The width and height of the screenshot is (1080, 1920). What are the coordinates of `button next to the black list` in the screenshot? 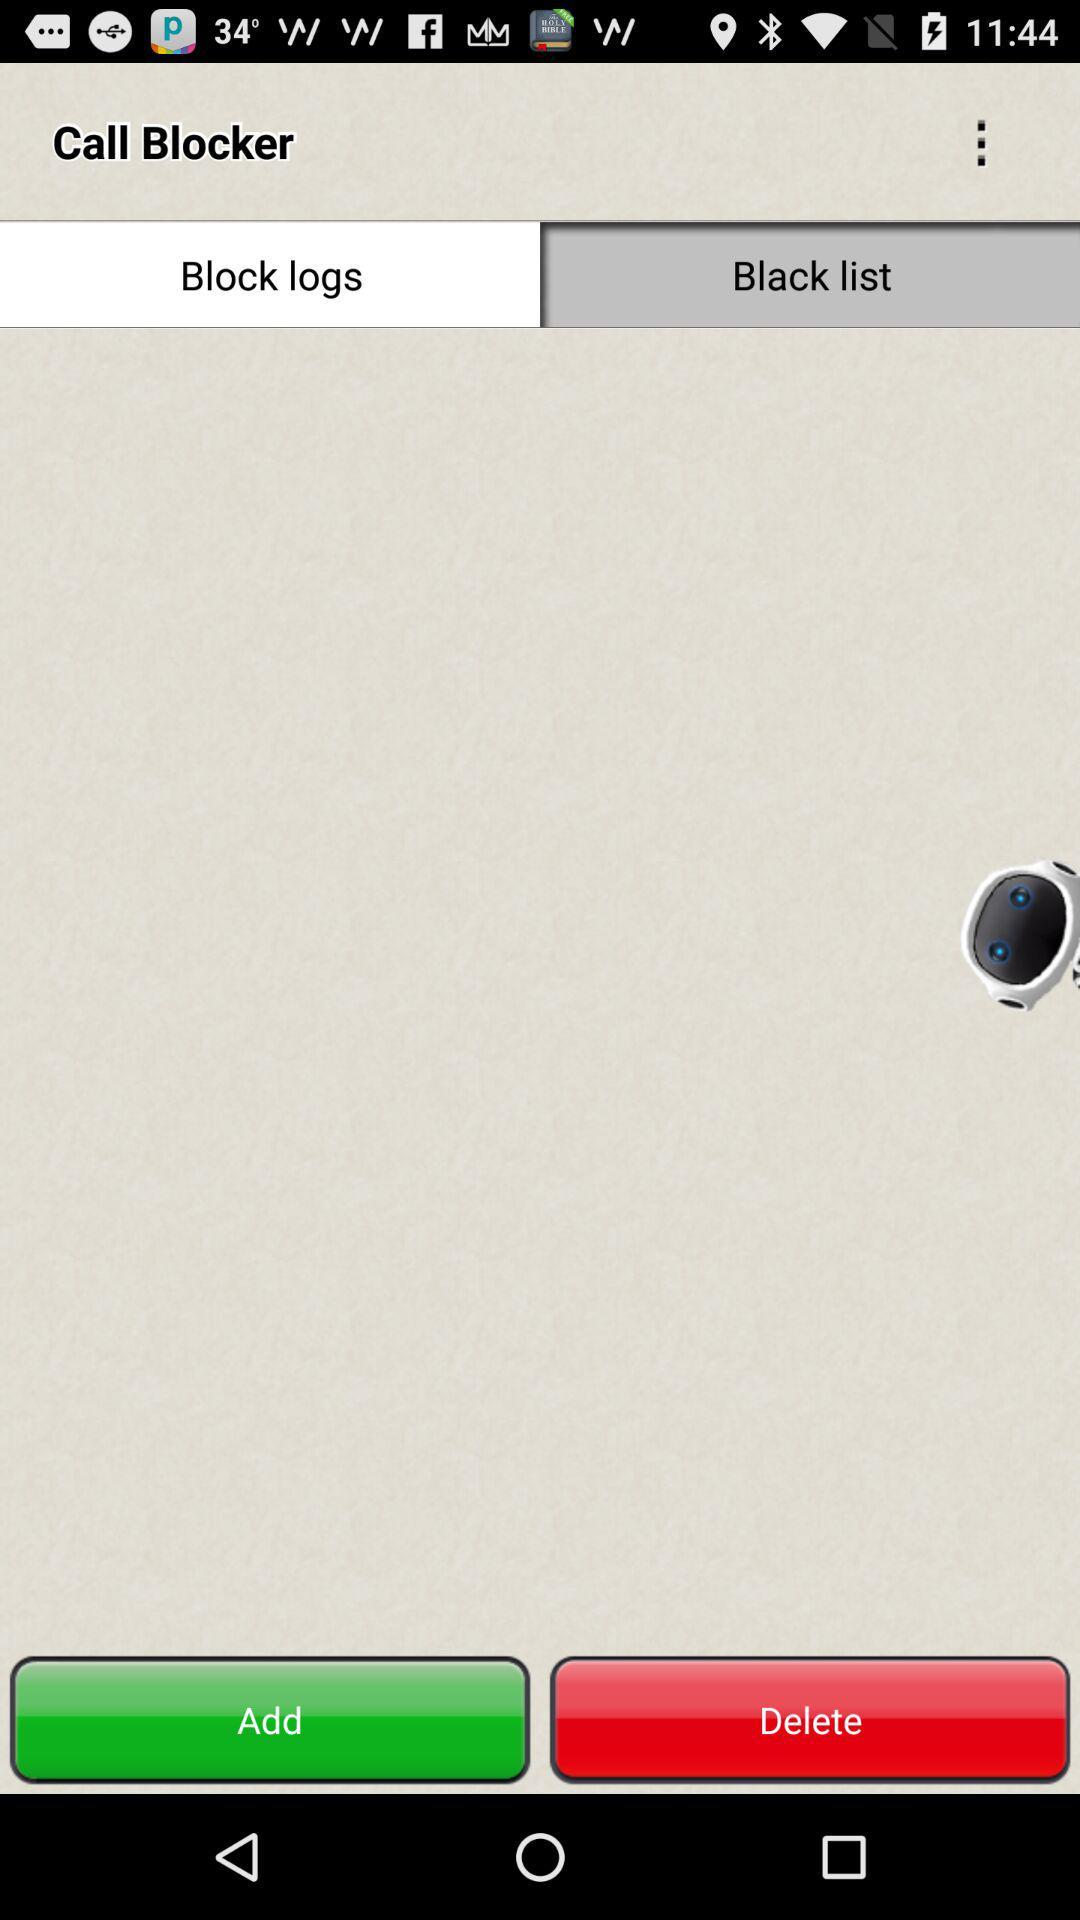 It's located at (270, 273).